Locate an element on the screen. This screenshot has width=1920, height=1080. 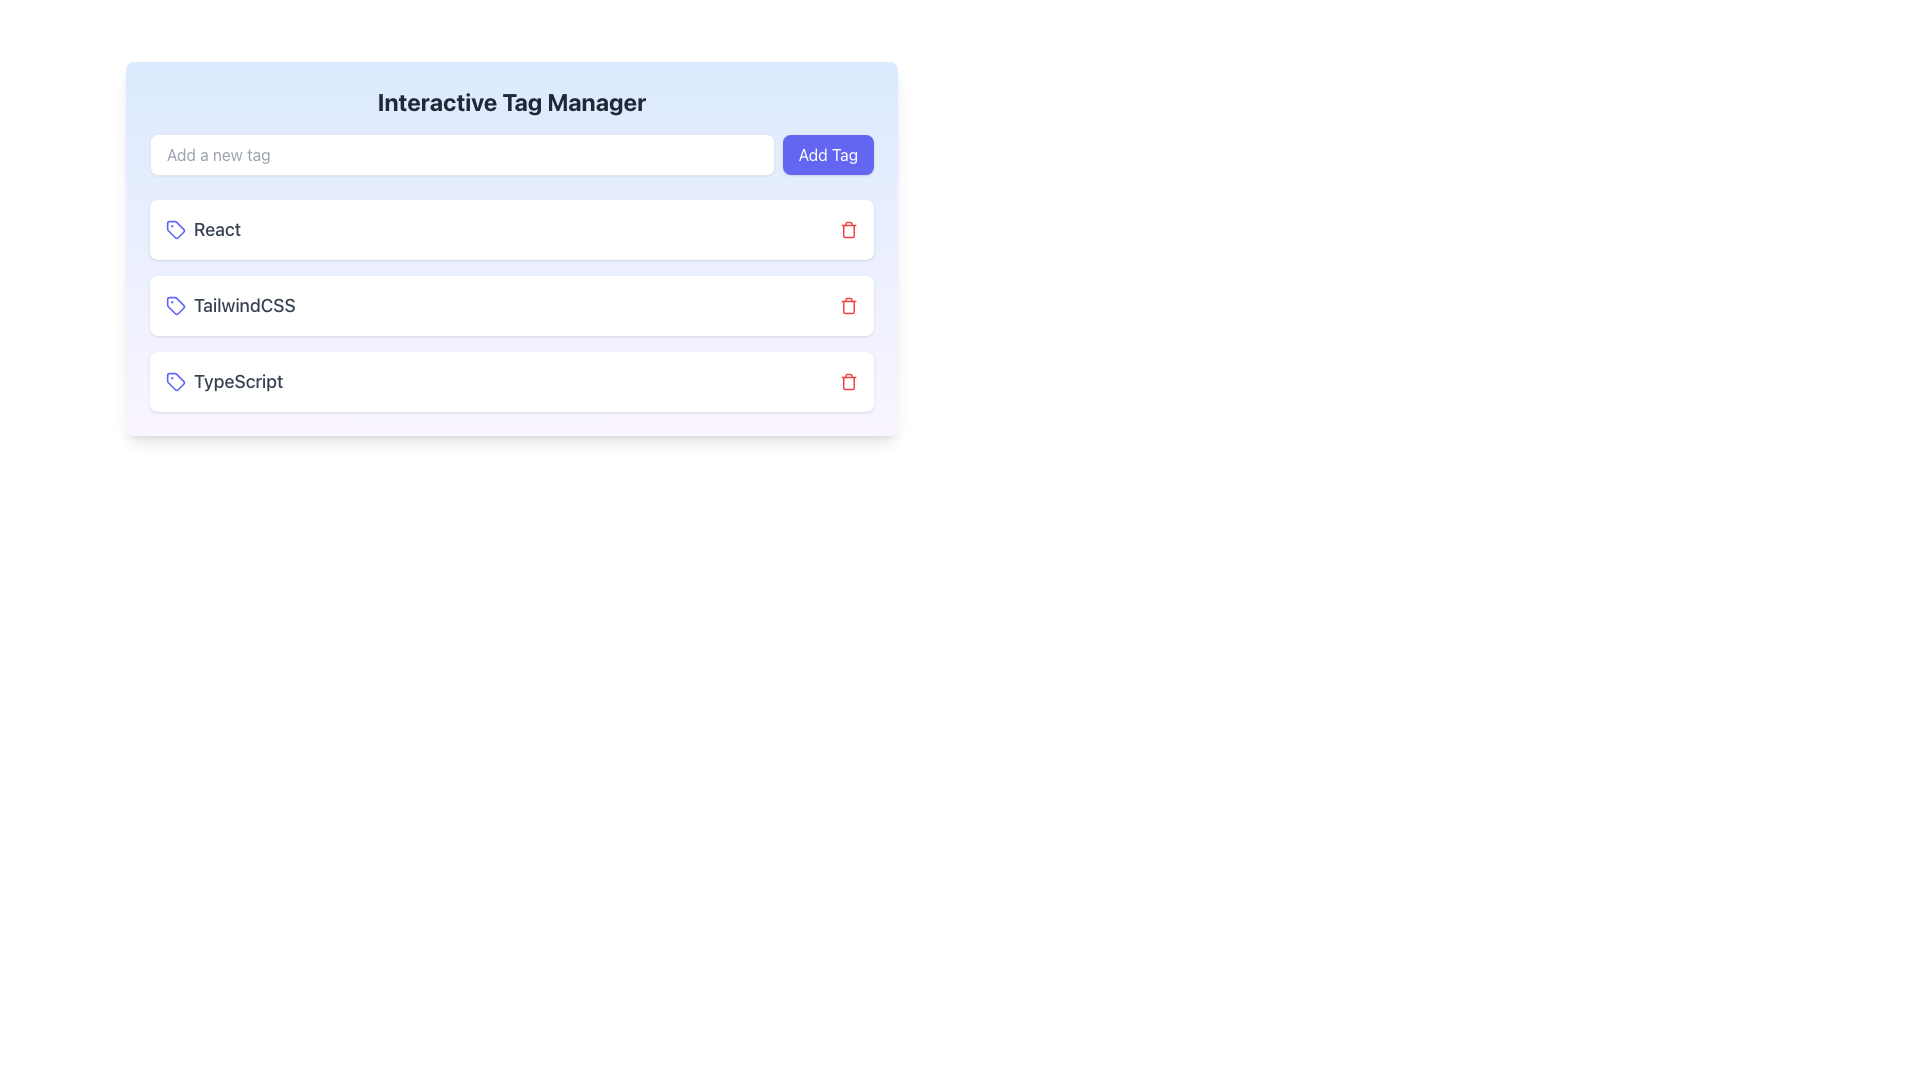
the first tag name in the vertical list of the 'Interactive Tag Manager' card is located at coordinates (217, 229).